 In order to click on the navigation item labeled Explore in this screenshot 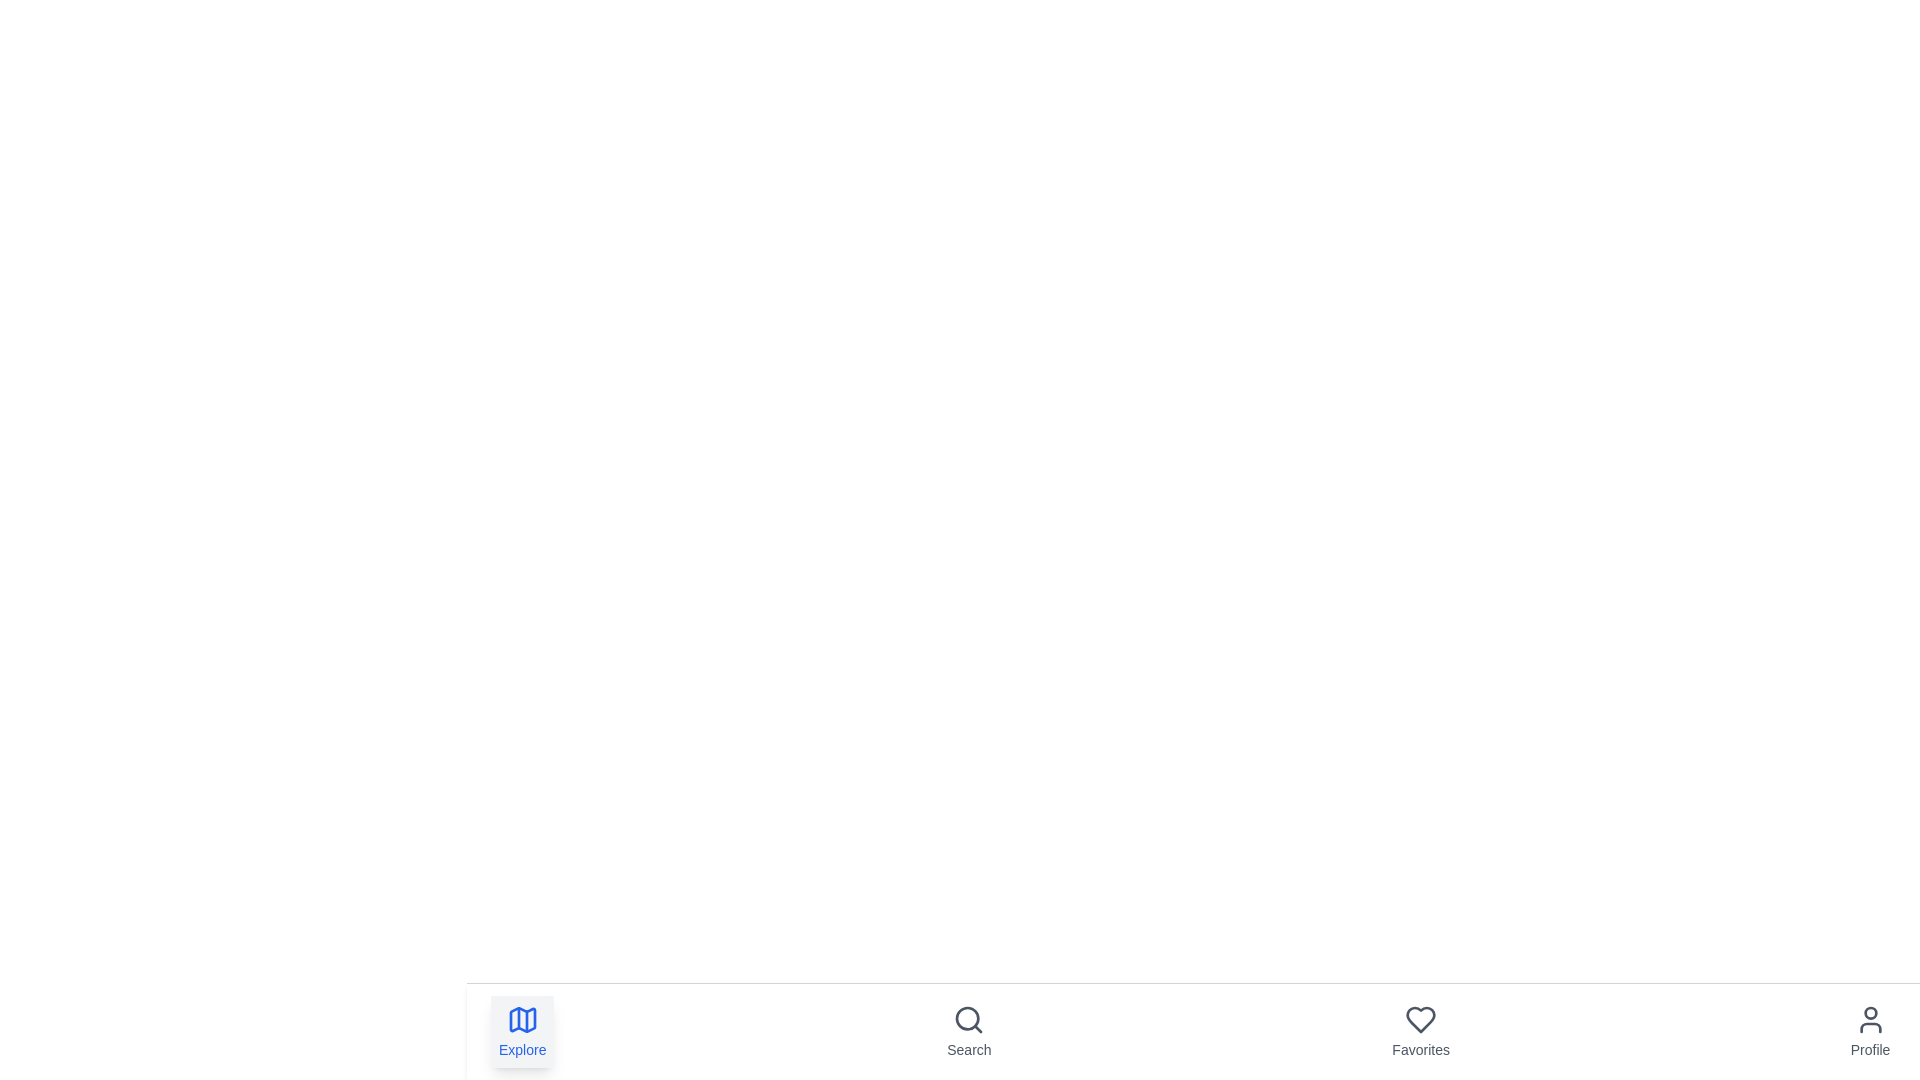, I will do `click(522, 1032)`.